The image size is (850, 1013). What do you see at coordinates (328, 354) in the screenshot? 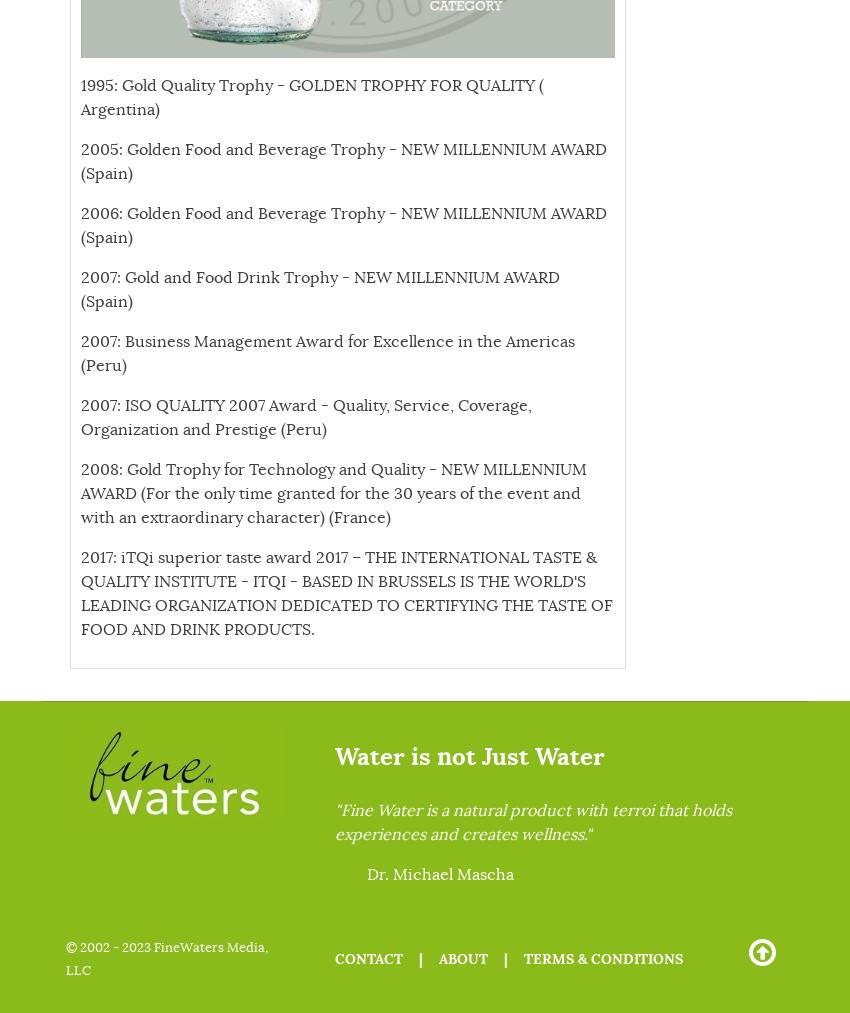
I see `'2007: Business Management Award for Excellence in the Americas (Peru)'` at bounding box center [328, 354].